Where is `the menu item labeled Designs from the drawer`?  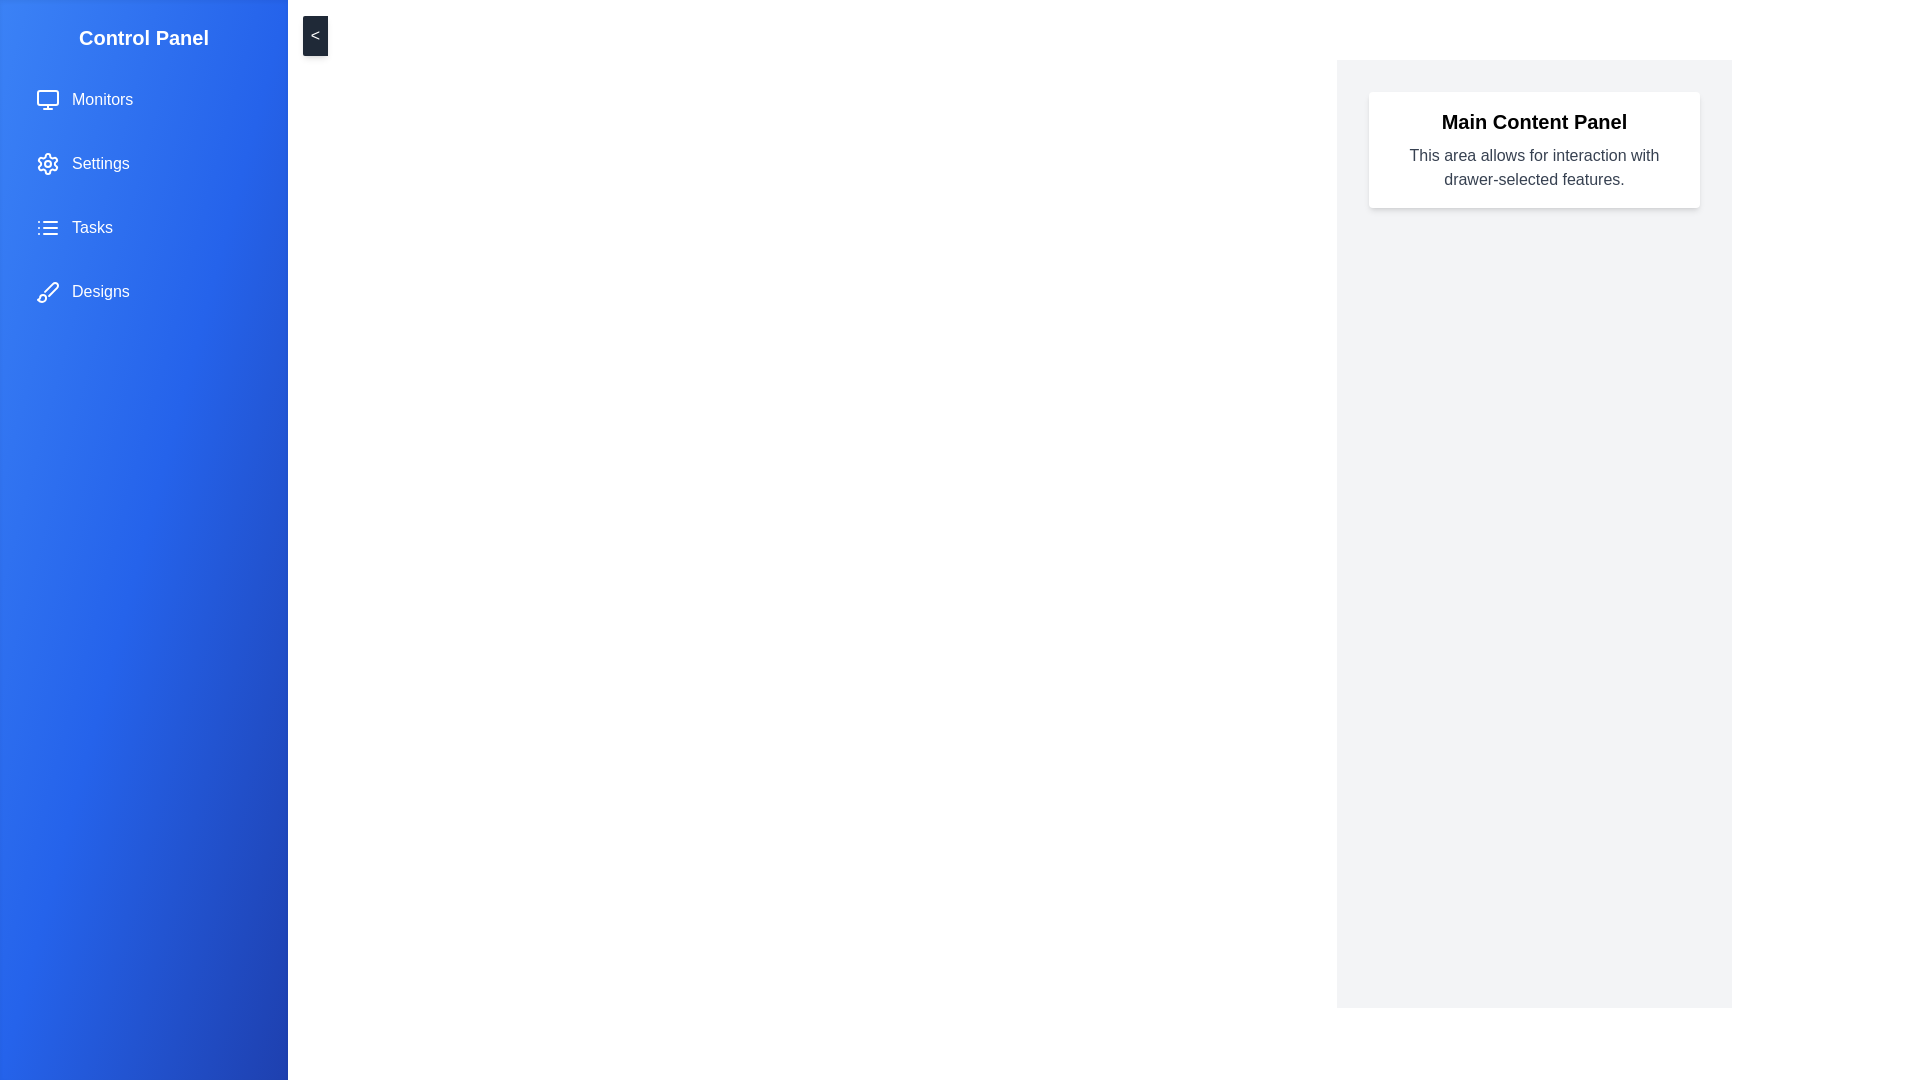
the menu item labeled Designs from the drawer is located at coordinates (143, 292).